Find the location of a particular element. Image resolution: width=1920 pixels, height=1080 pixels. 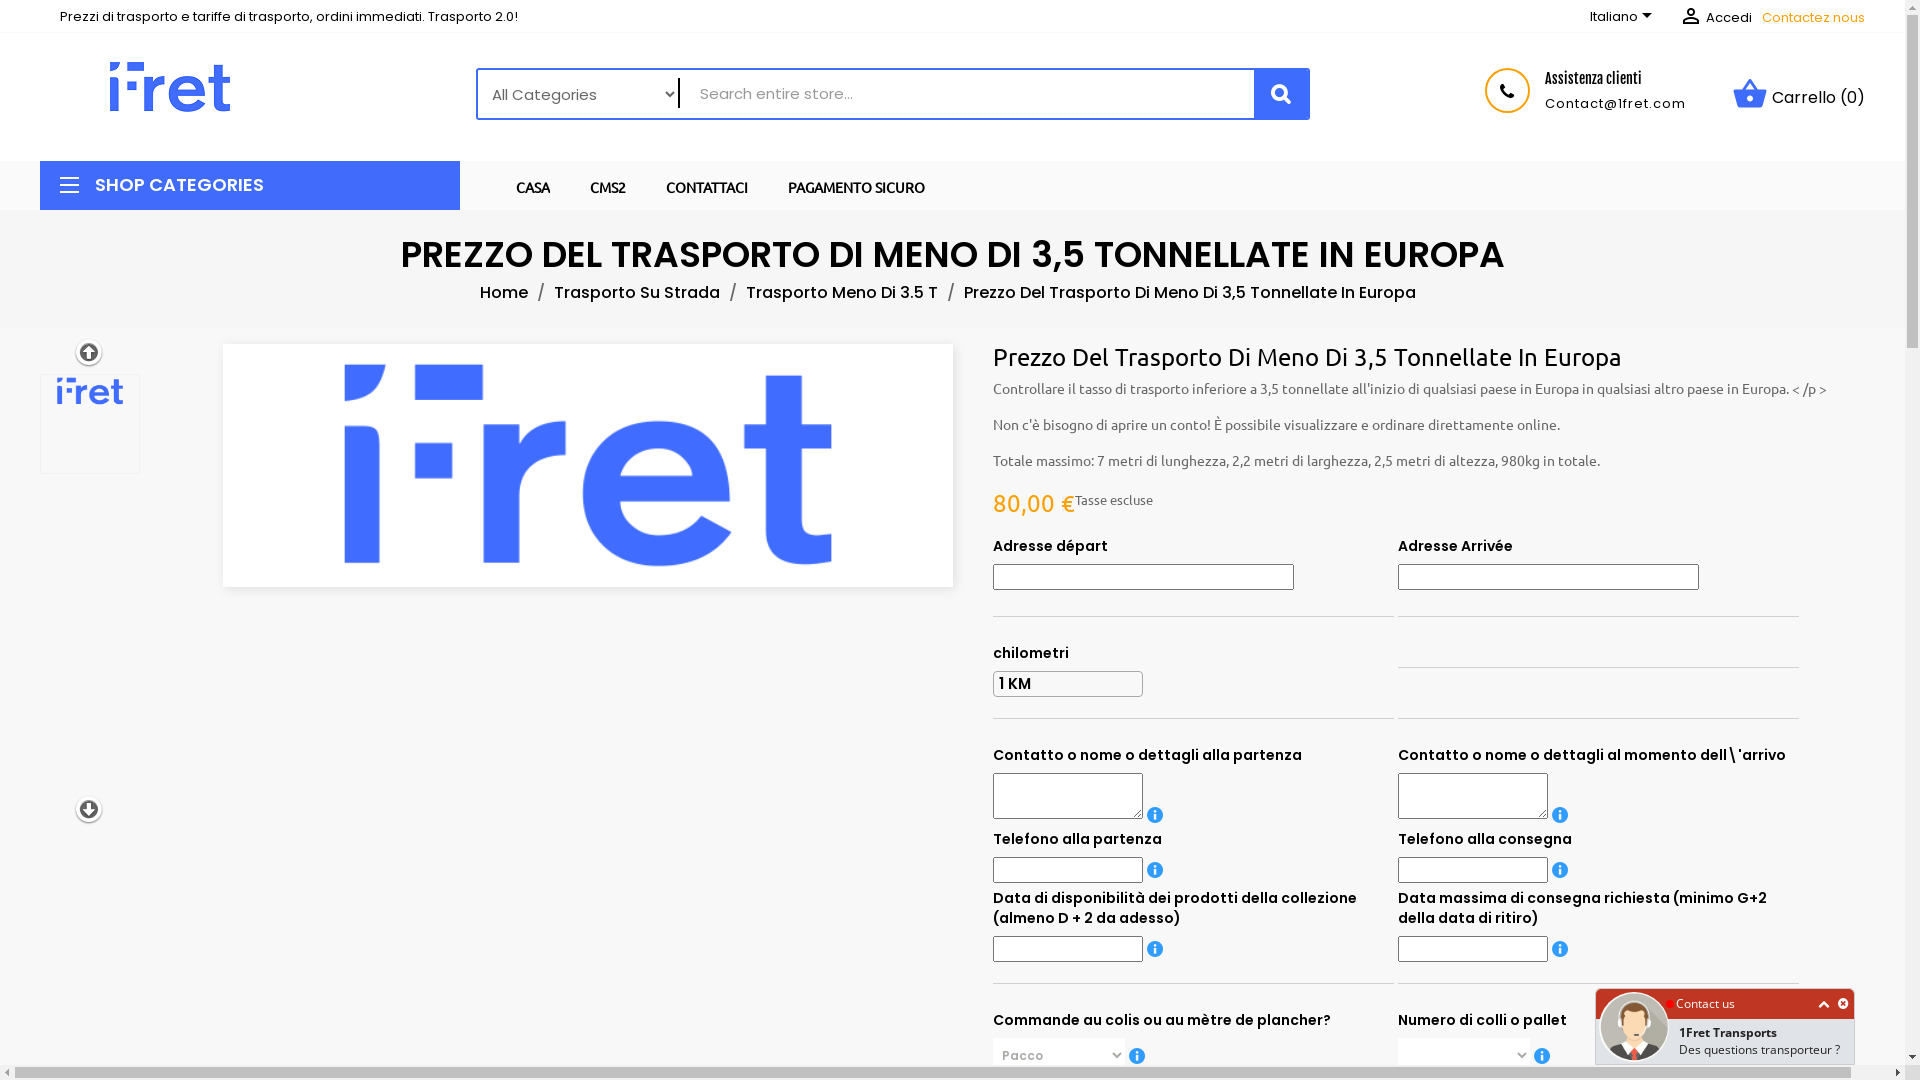

'Contactez nous' is located at coordinates (1813, 17).